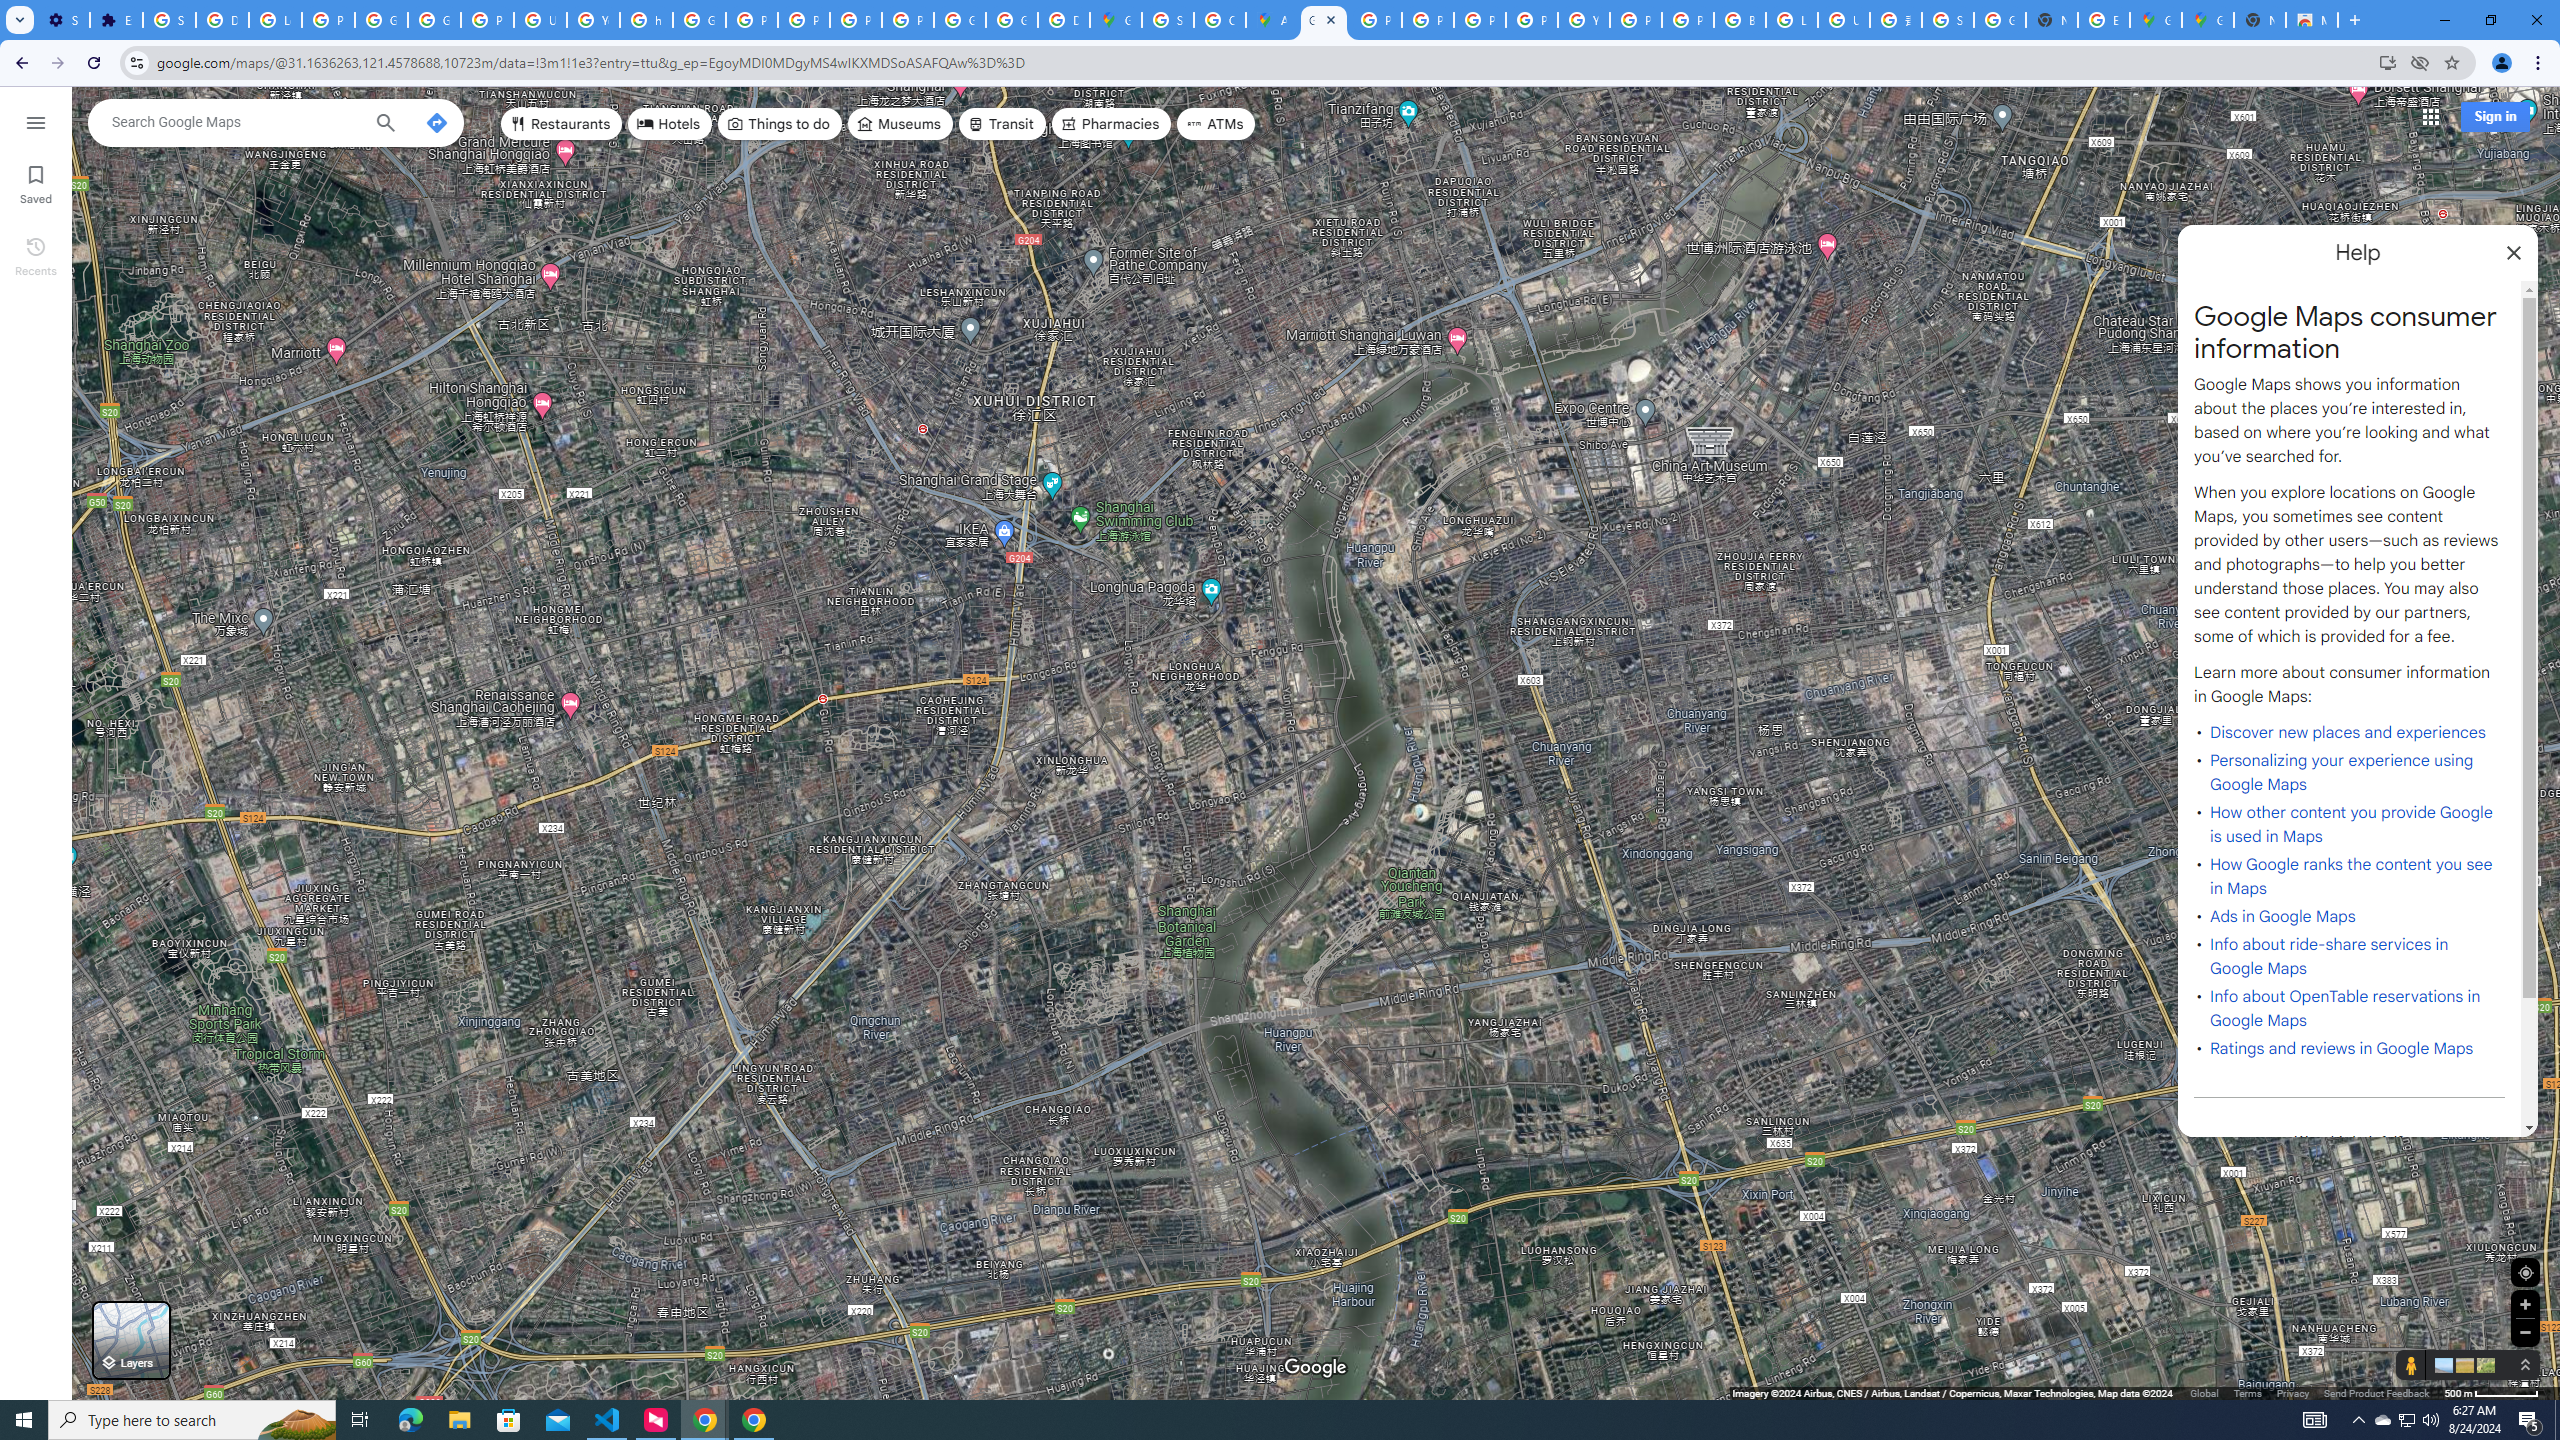  What do you see at coordinates (2208, 19) in the screenshot?
I see `'Google Maps'` at bounding box center [2208, 19].